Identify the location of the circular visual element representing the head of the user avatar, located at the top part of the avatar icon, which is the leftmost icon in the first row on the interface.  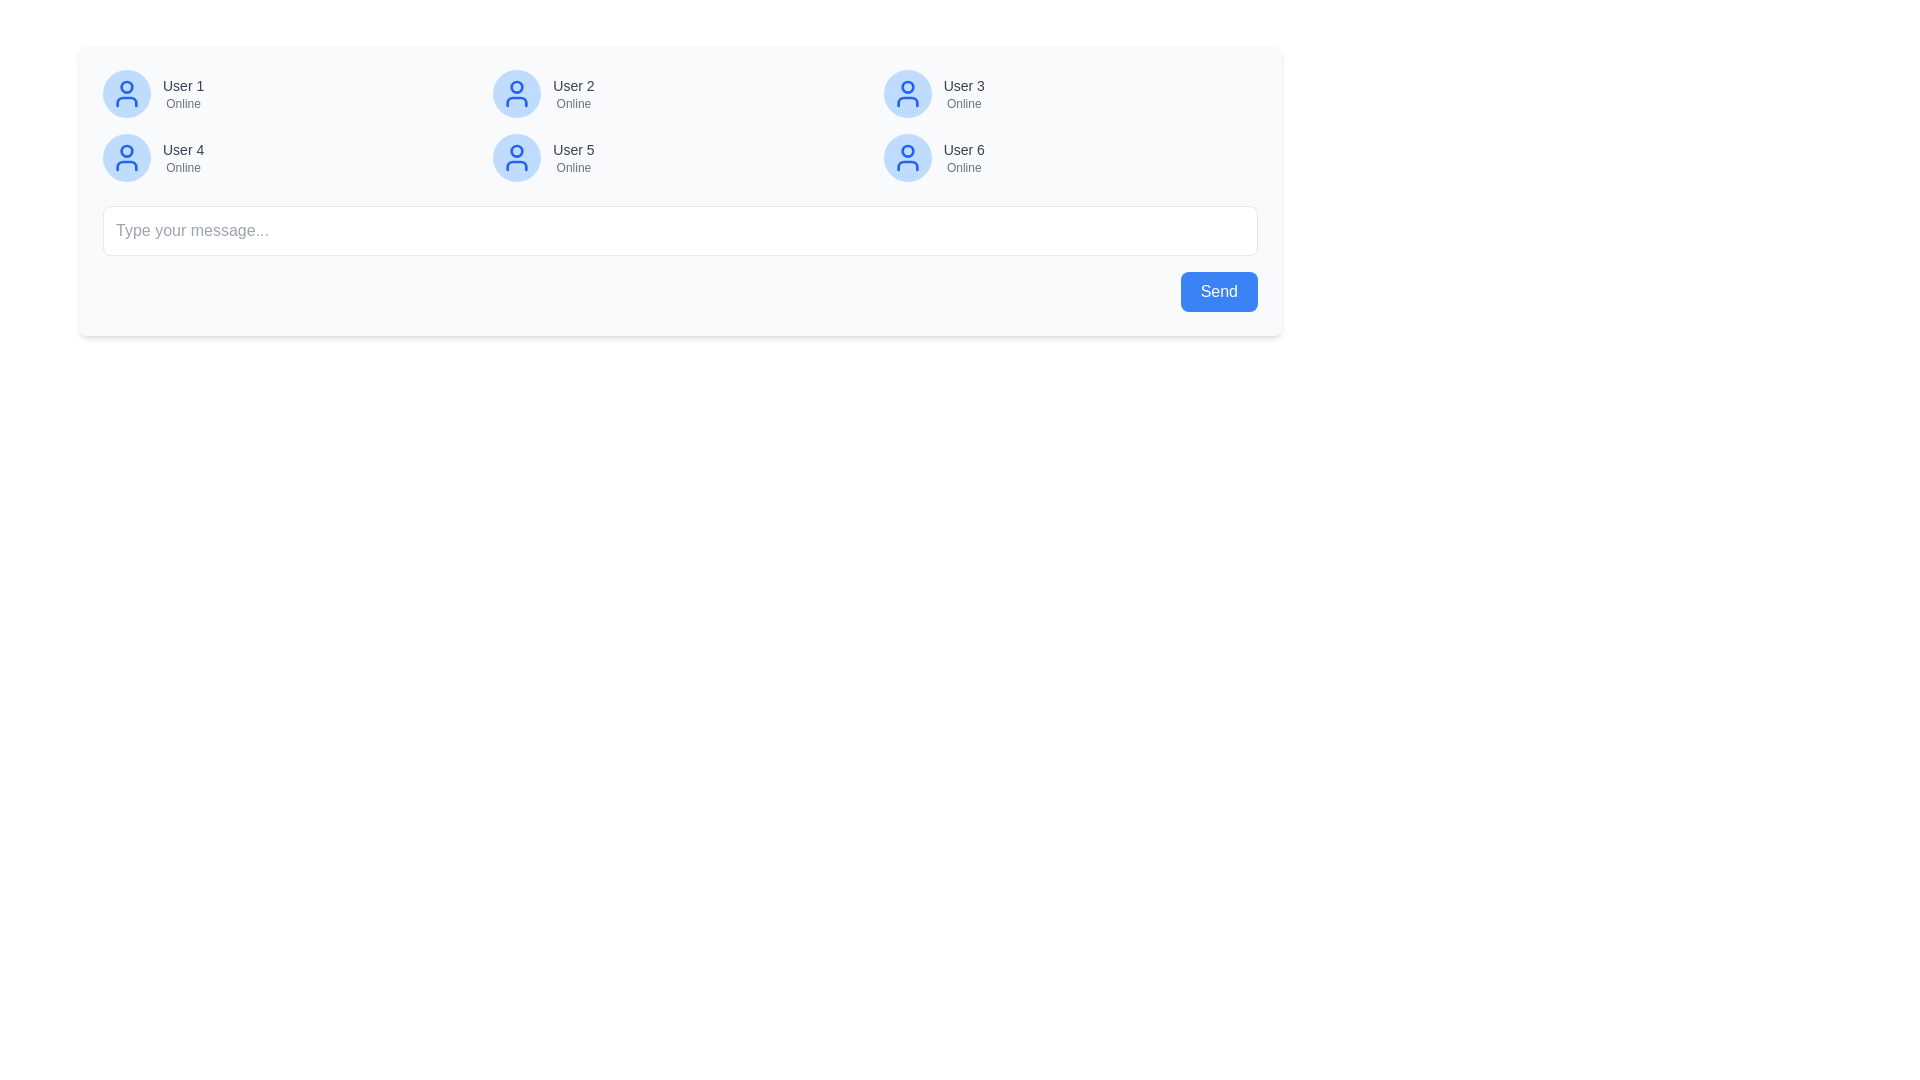
(125, 86).